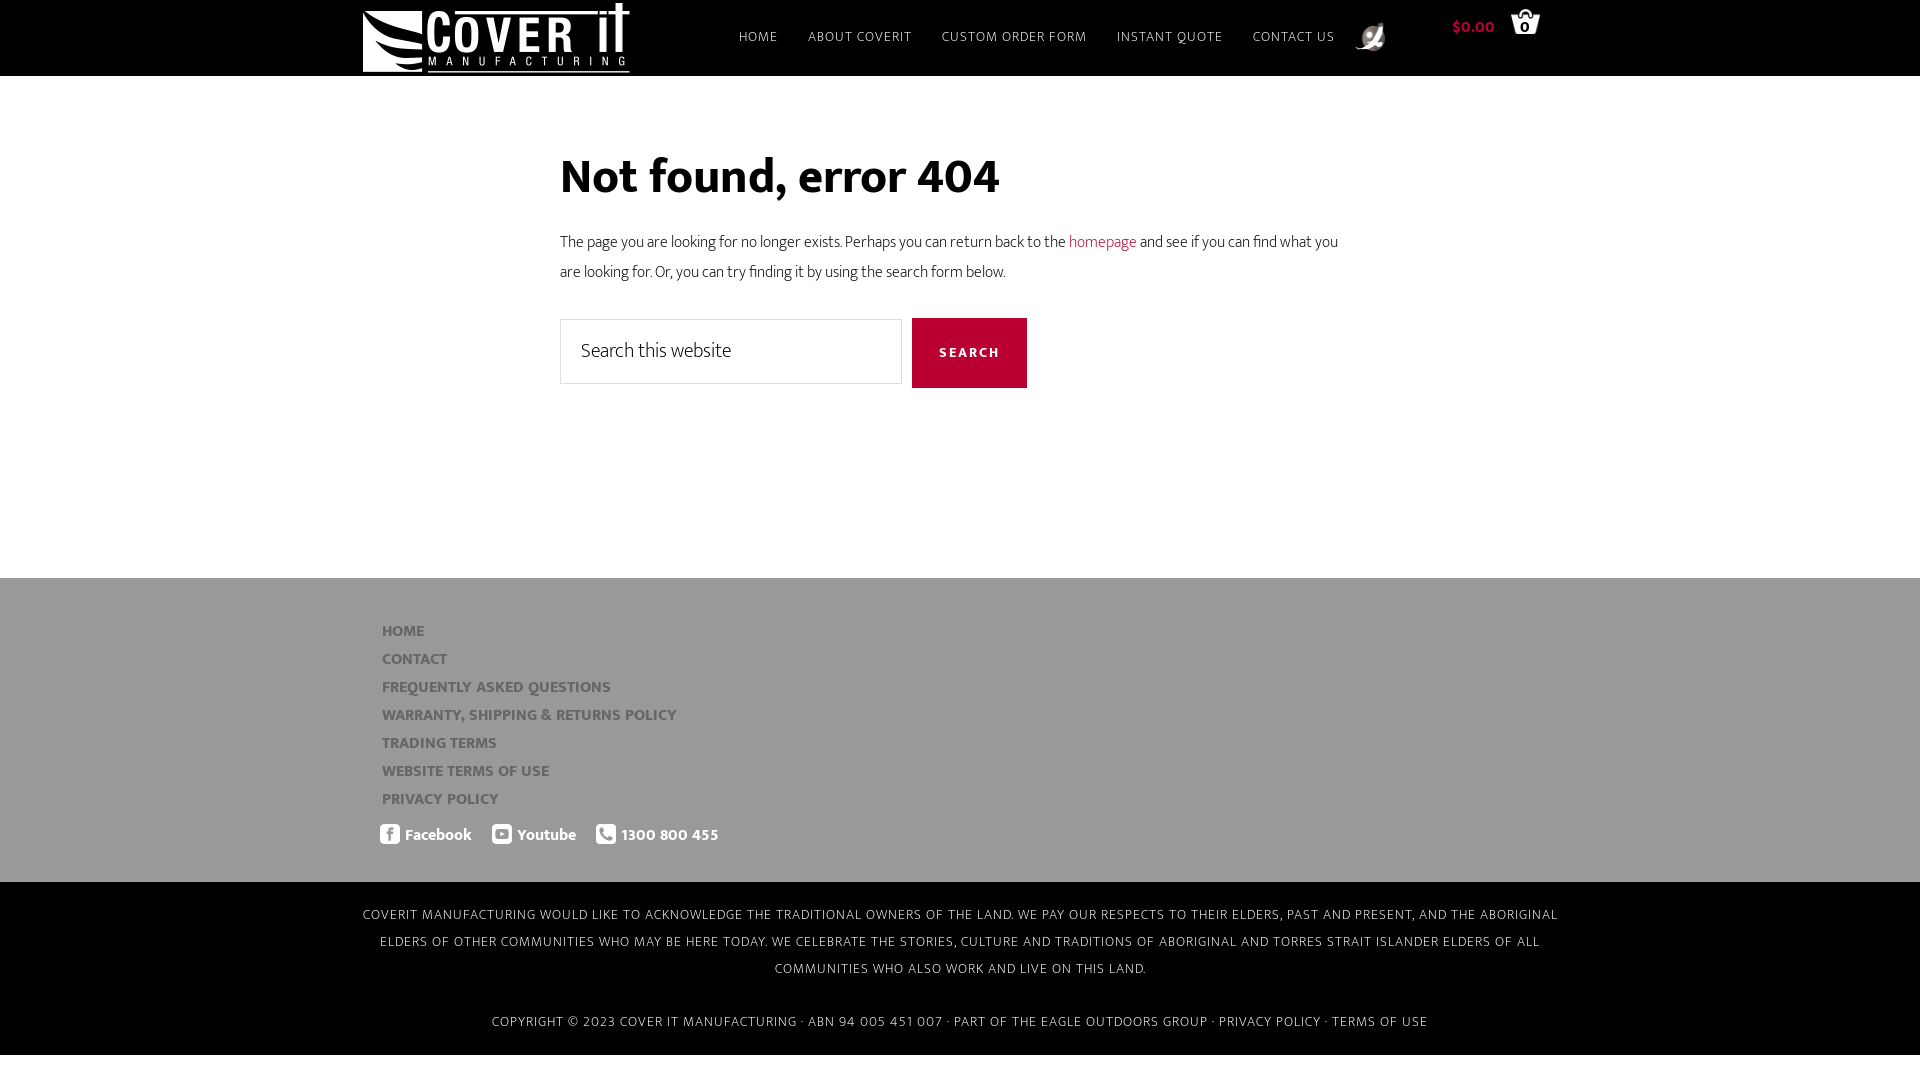 Image resolution: width=1920 pixels, height=1080 pixels. What do you see at coordinates (969, 352) in the screenshot?
I see `'Search'` at bounding box center [969, 352].